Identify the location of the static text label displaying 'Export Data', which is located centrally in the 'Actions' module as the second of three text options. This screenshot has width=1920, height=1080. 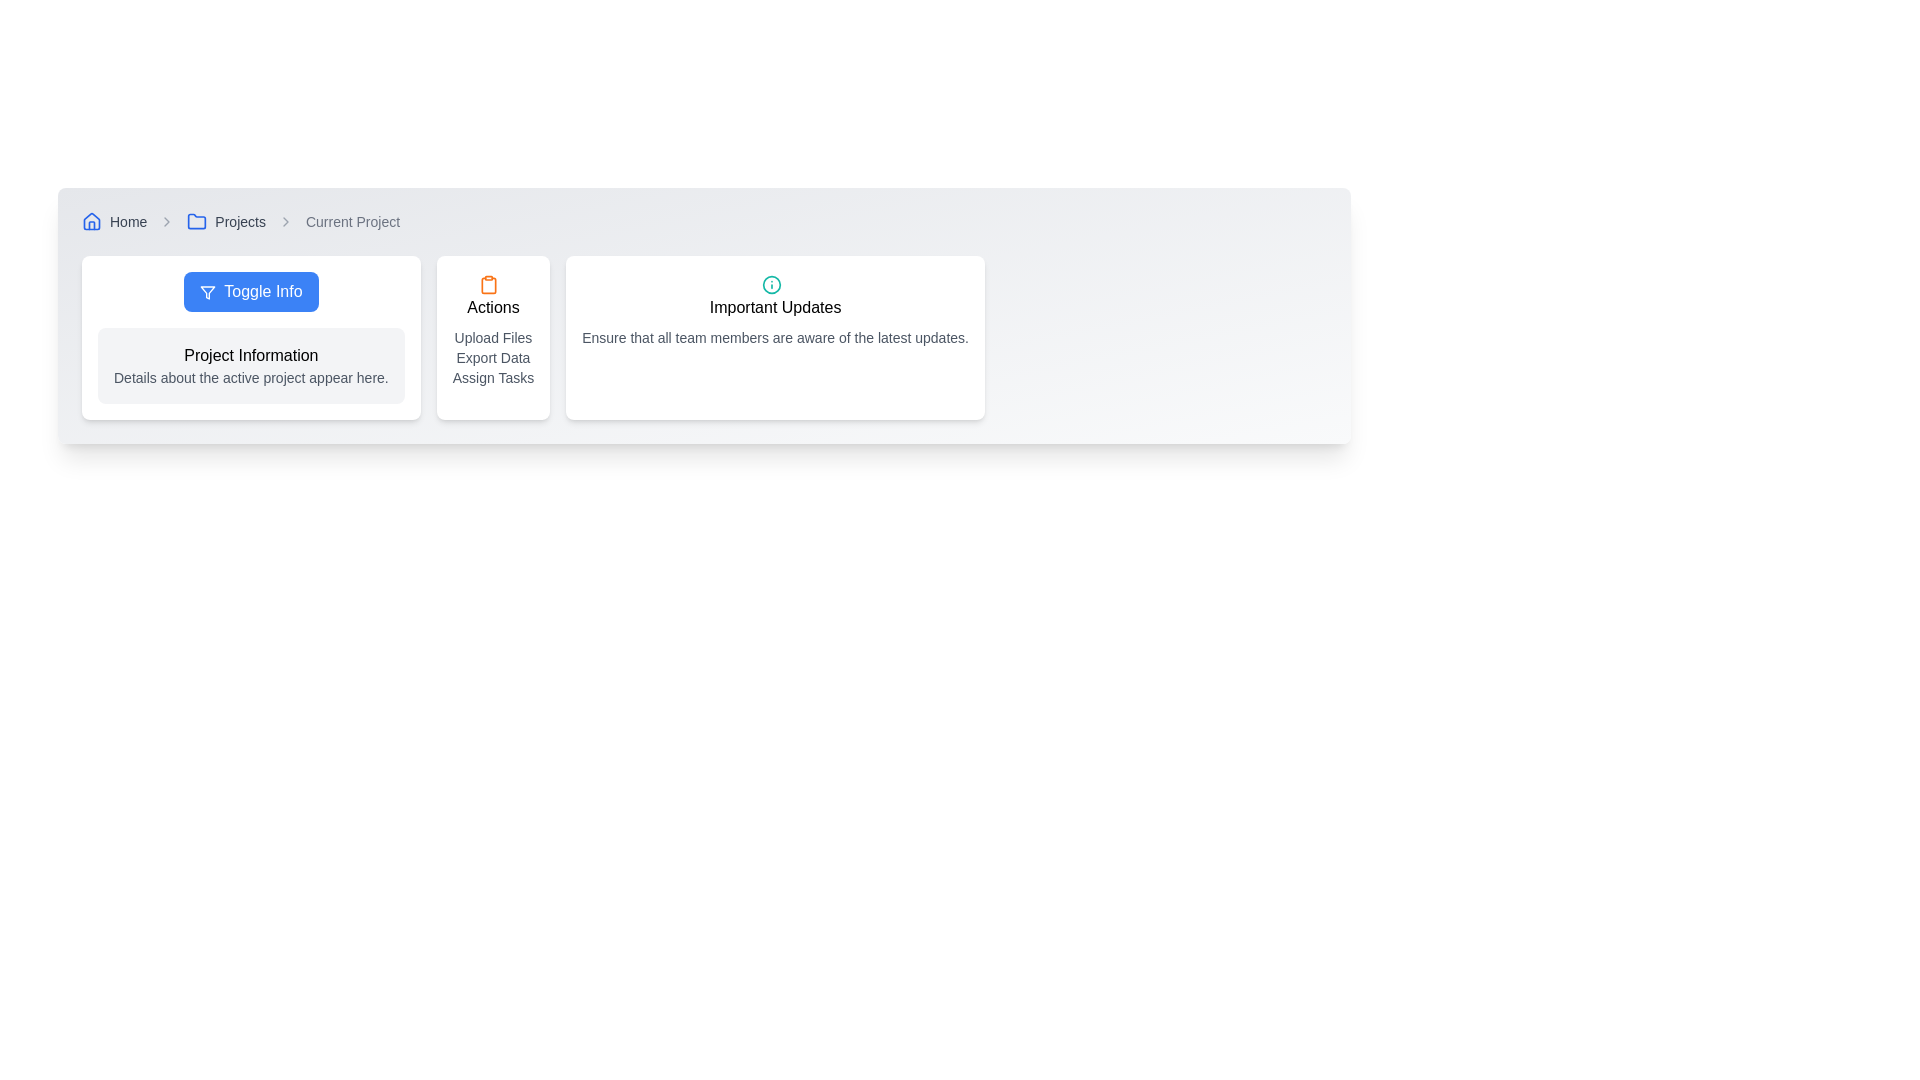
(493, 357).